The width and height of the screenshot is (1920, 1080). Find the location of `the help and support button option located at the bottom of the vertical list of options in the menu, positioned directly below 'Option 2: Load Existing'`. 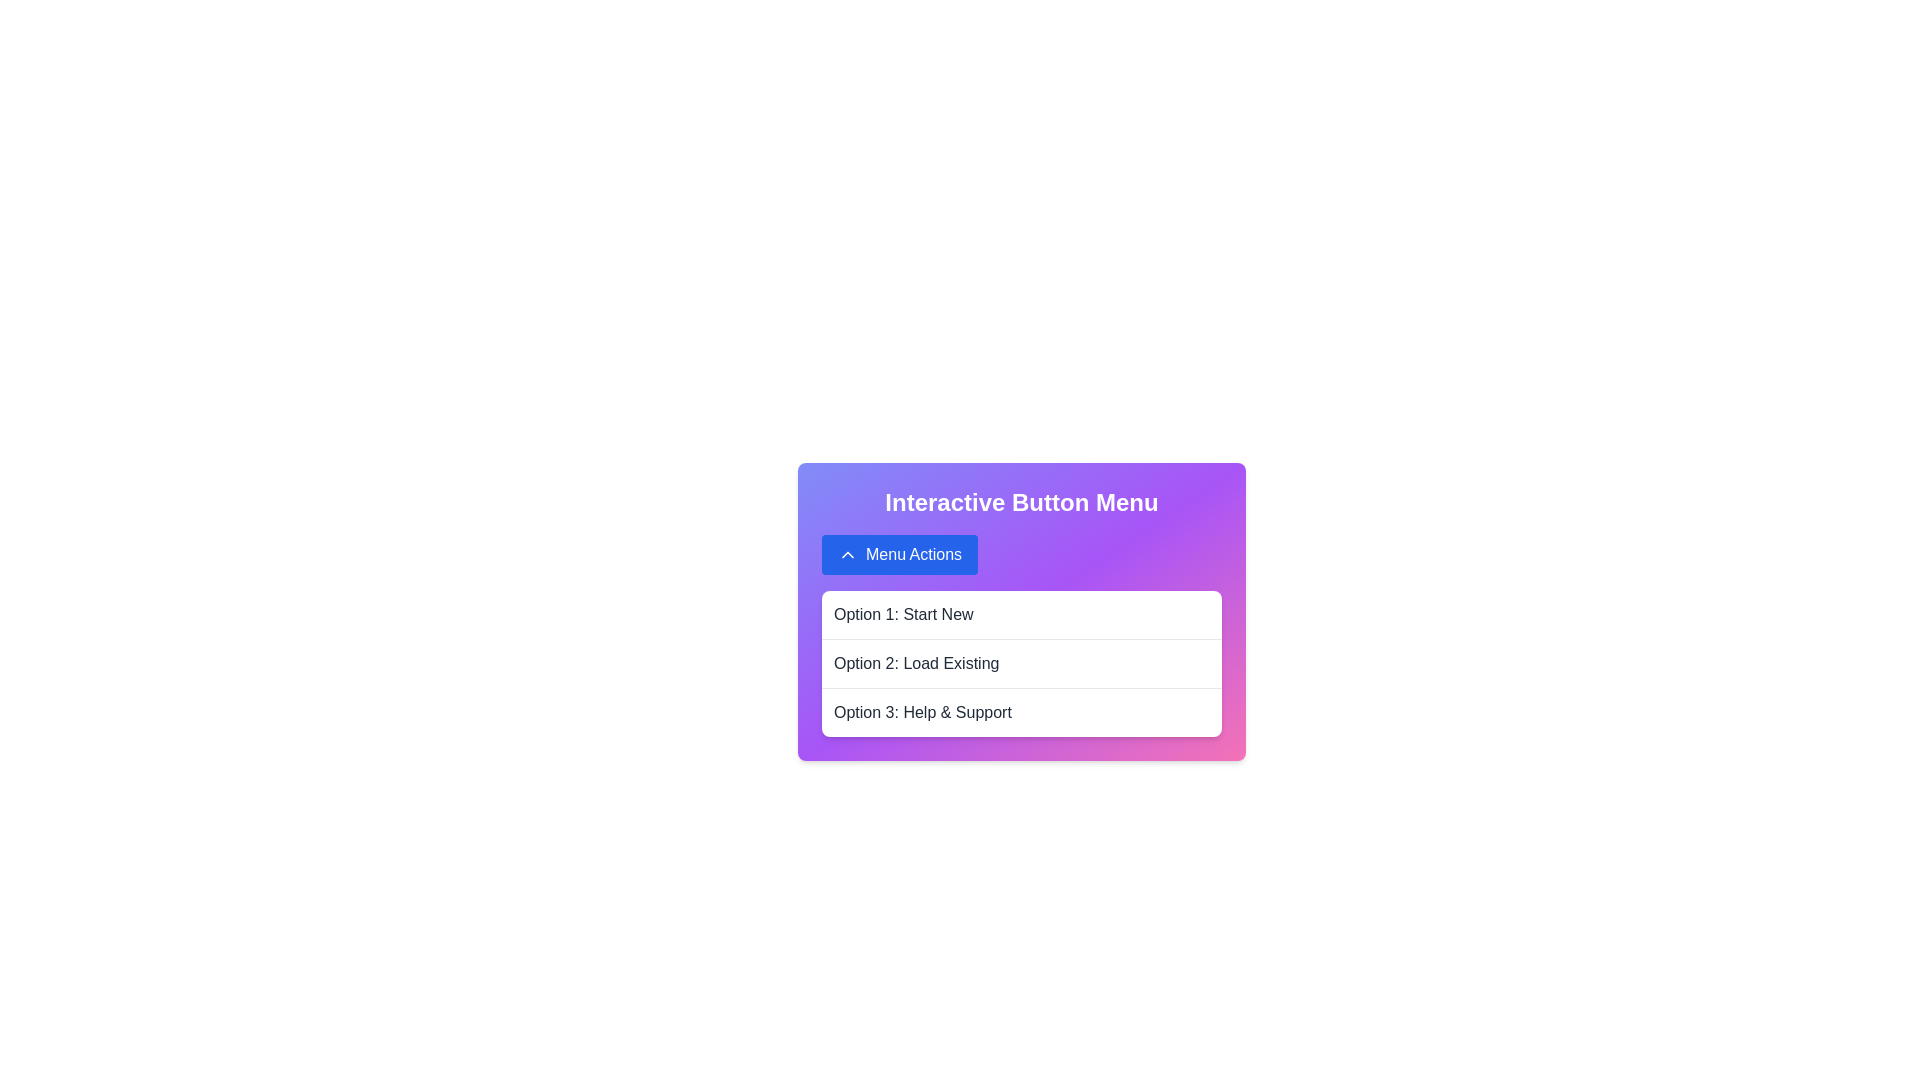

the help and support button option located at the bottom of the vertical list of options in the menu, positioned directly below 'Option 2: Load Existing' is located at coordinates (1022, 711).